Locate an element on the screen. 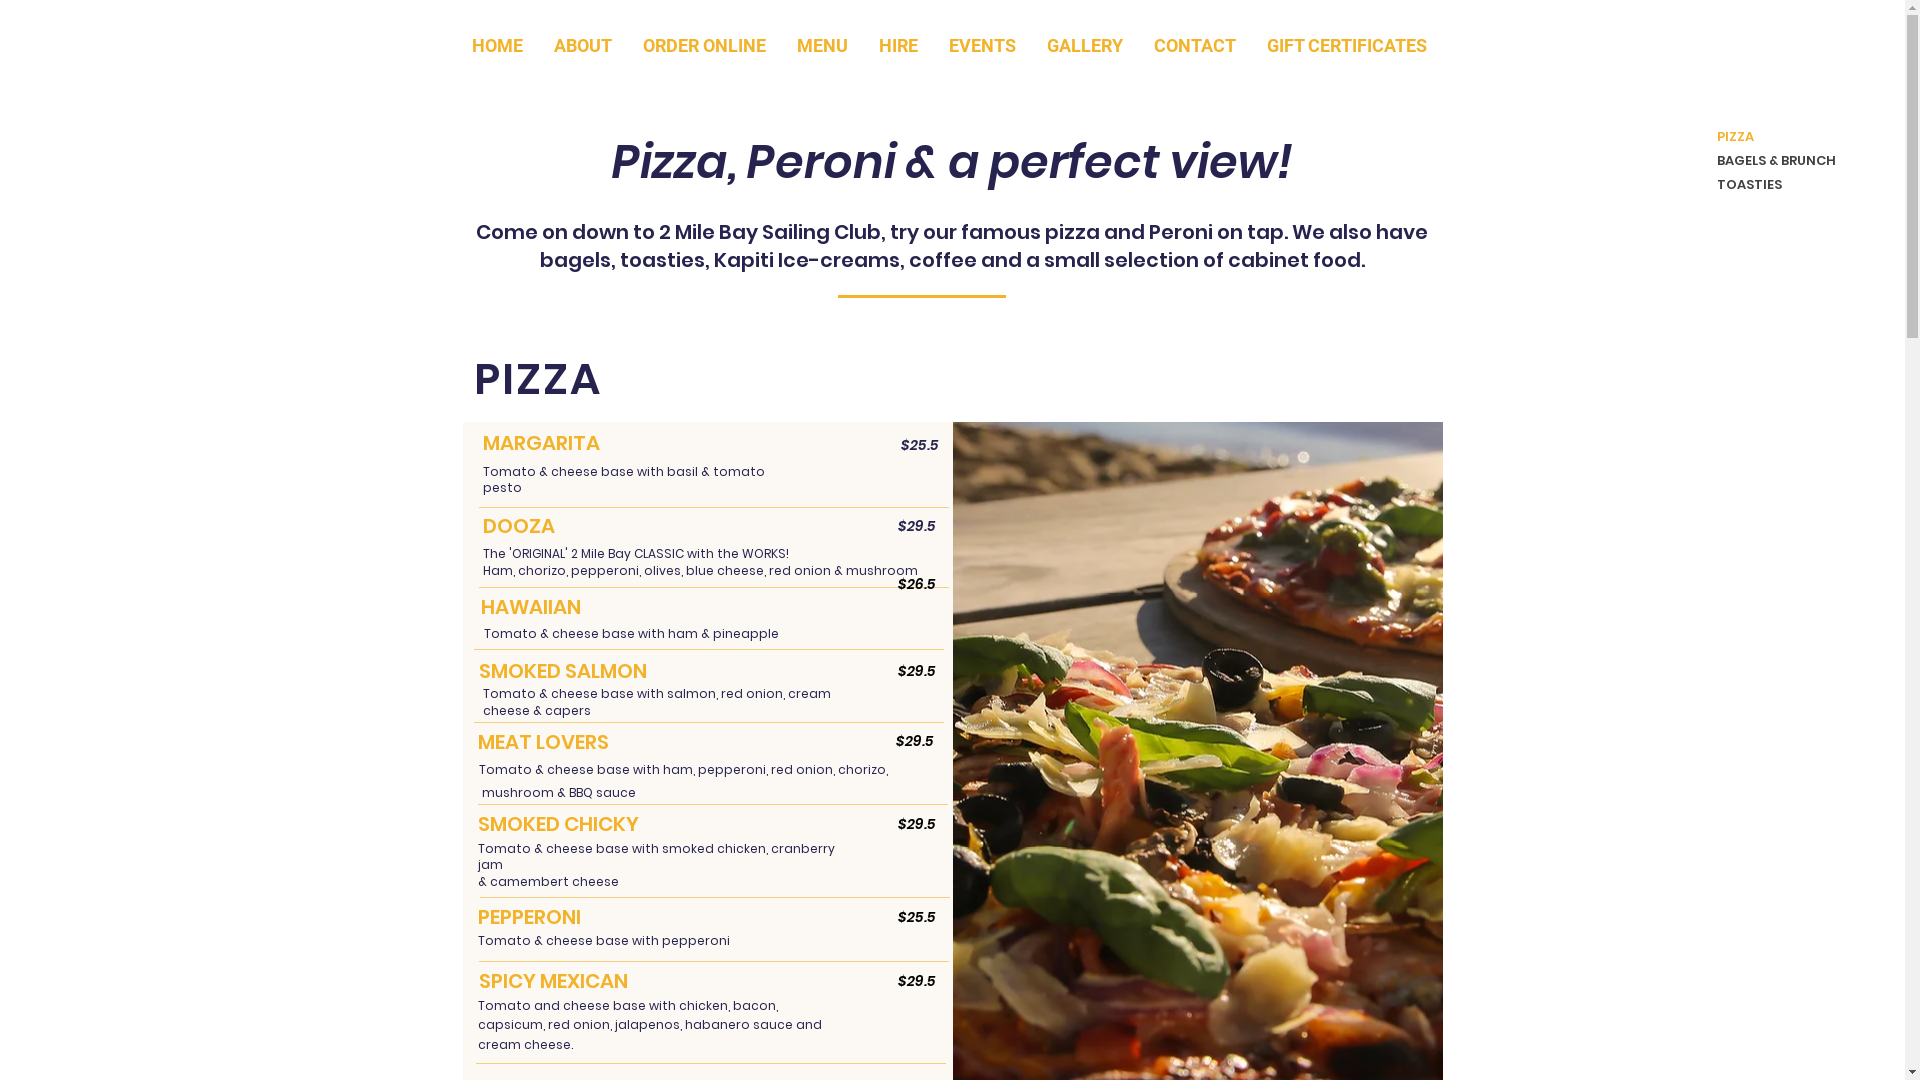 The height and width of the screenshot is (1080, 1920). 'PIZZA' is located at coordinates (1767, 136).